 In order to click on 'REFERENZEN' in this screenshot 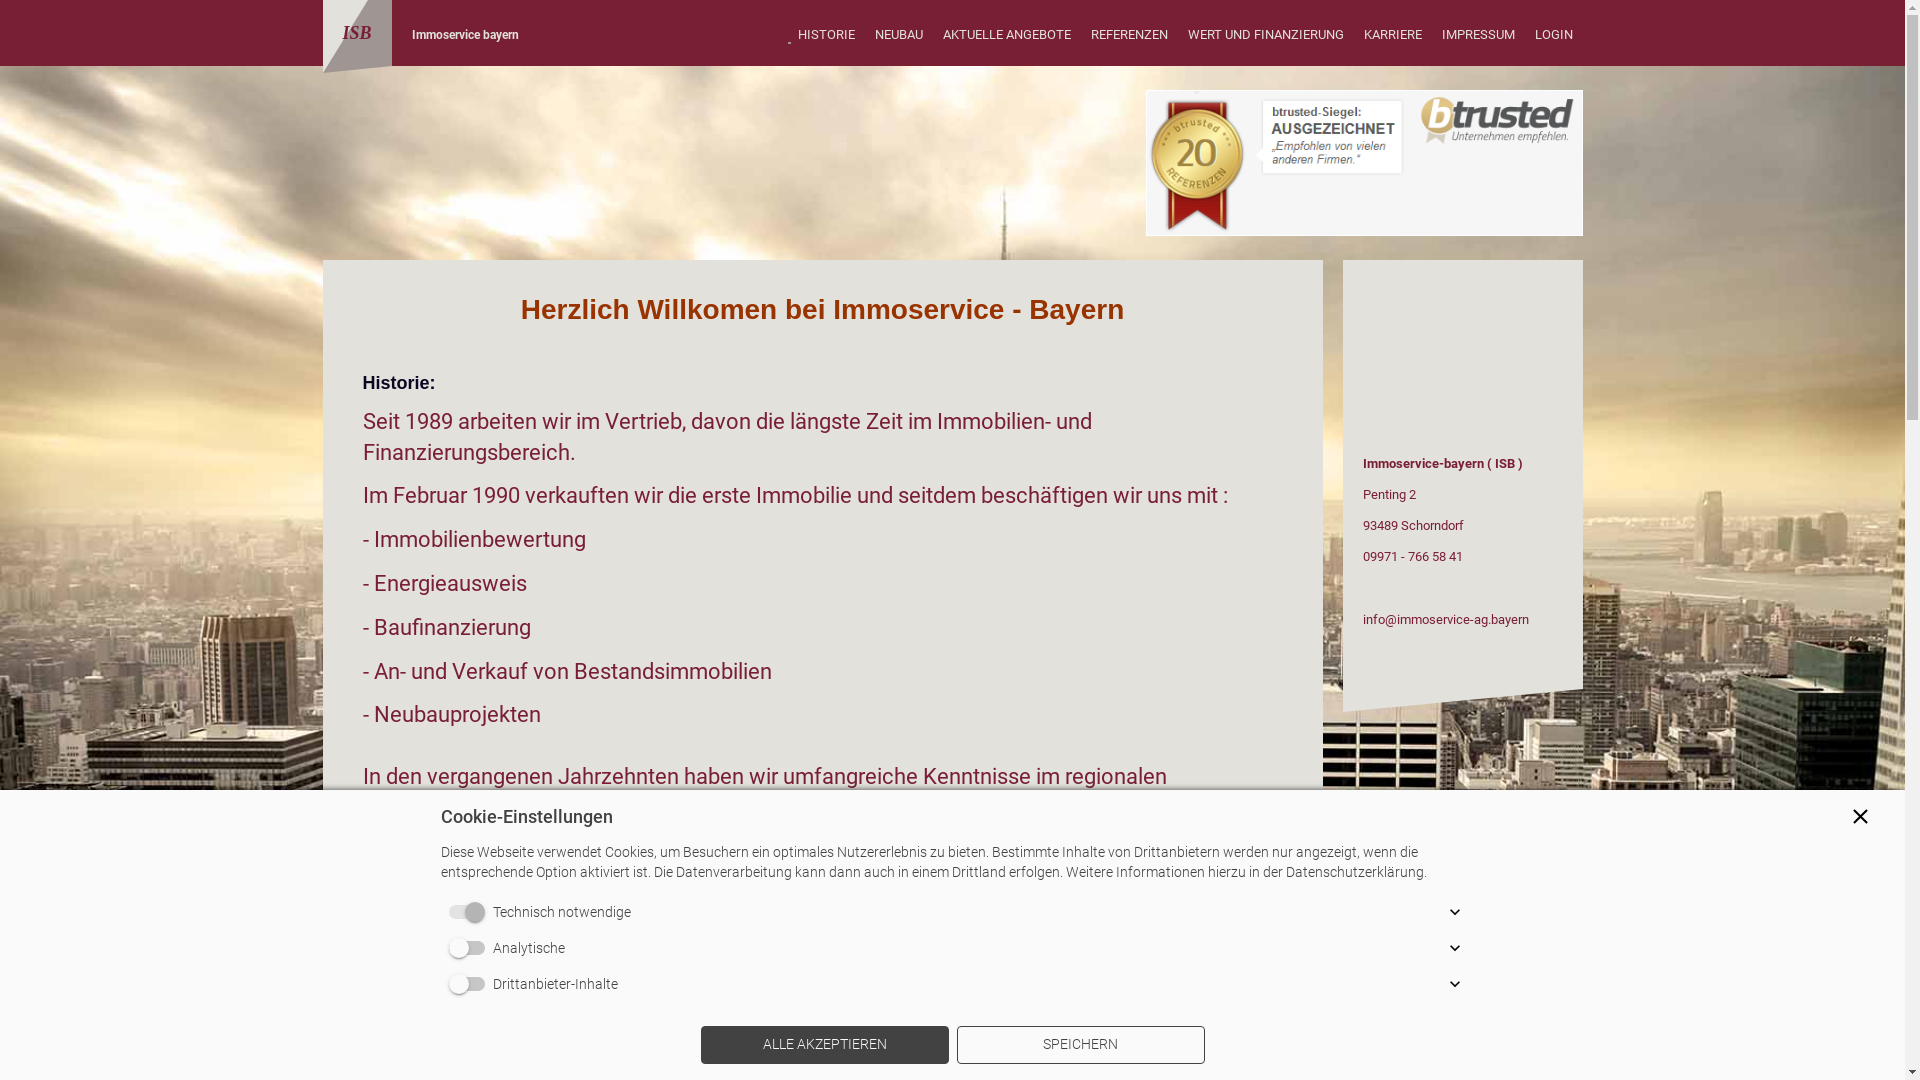, I will do `click(1079, 35)`.